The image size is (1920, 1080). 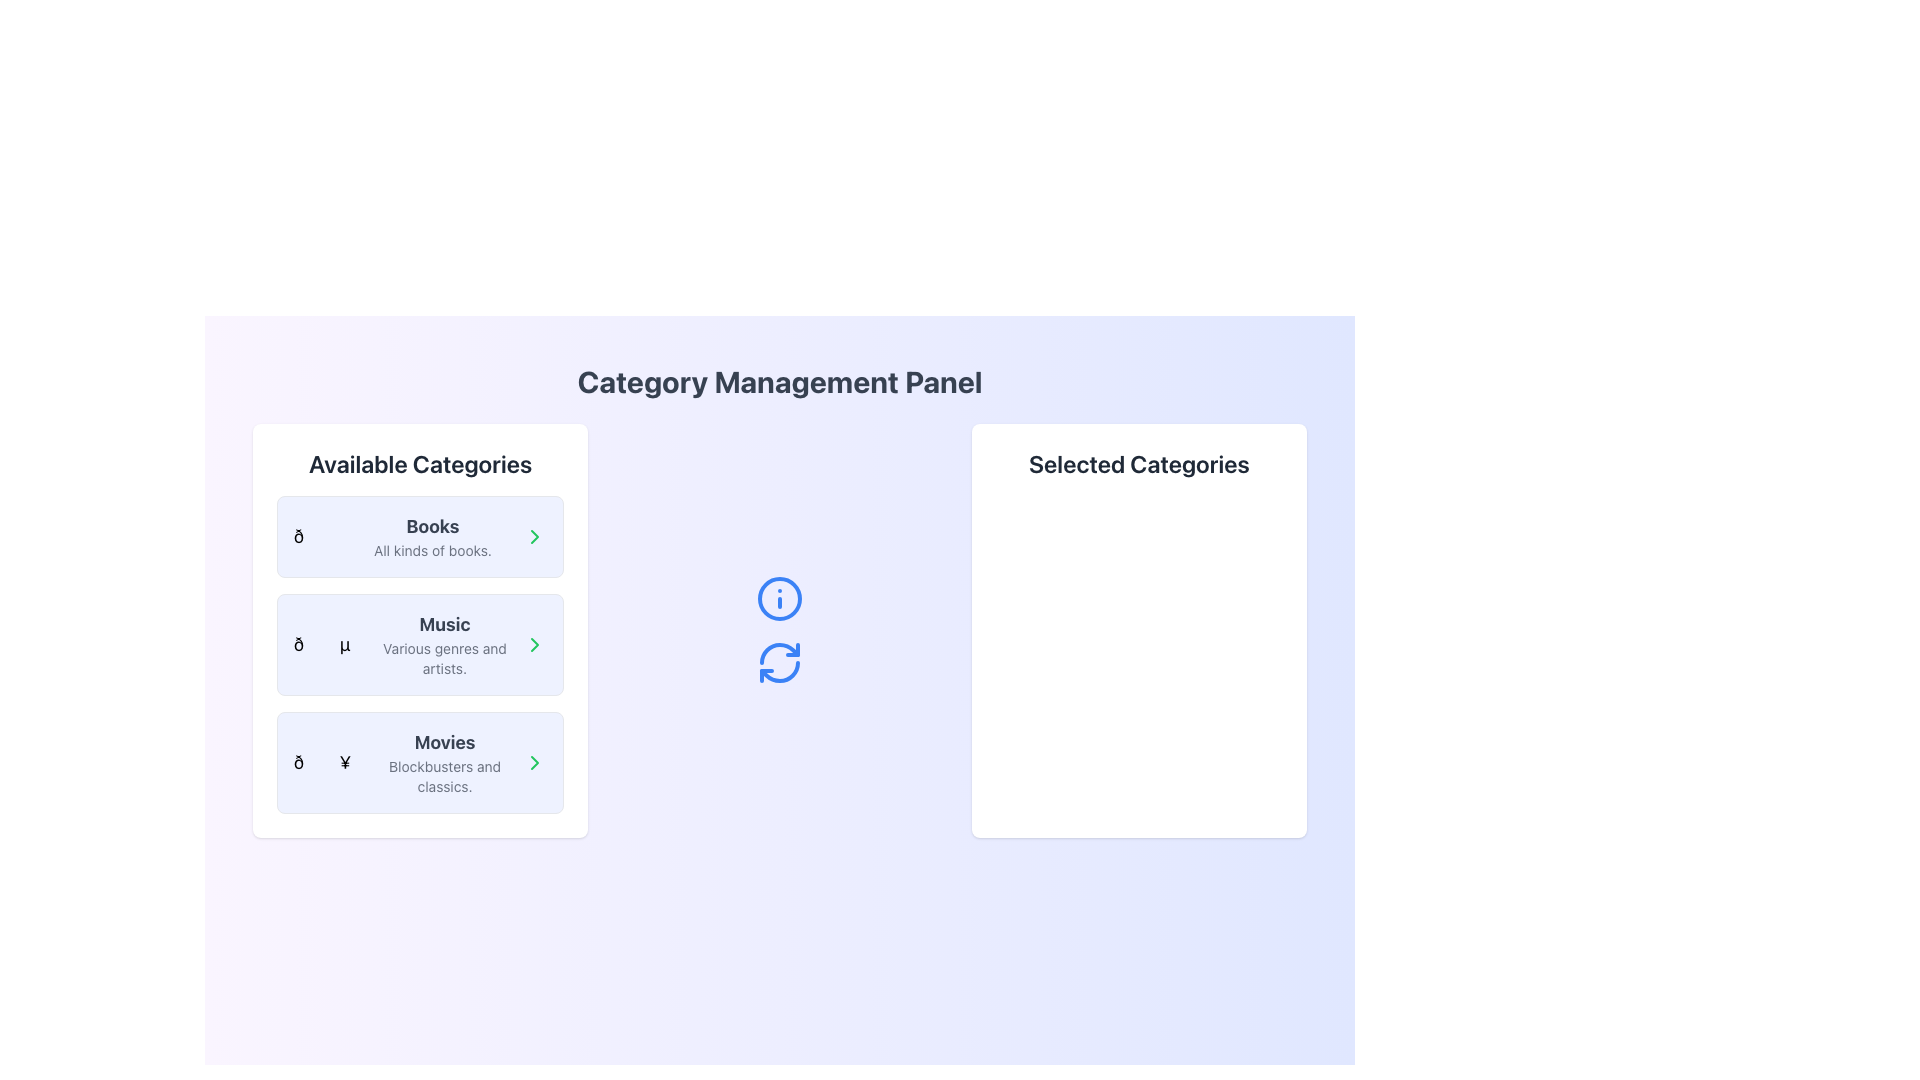 What do you see at coordinates (443, 623) in the screenshot?
I see `title text element labeled 'Music' located in the 'Available Categories' section on the left side of the interface` at bounding box center [443, 623].